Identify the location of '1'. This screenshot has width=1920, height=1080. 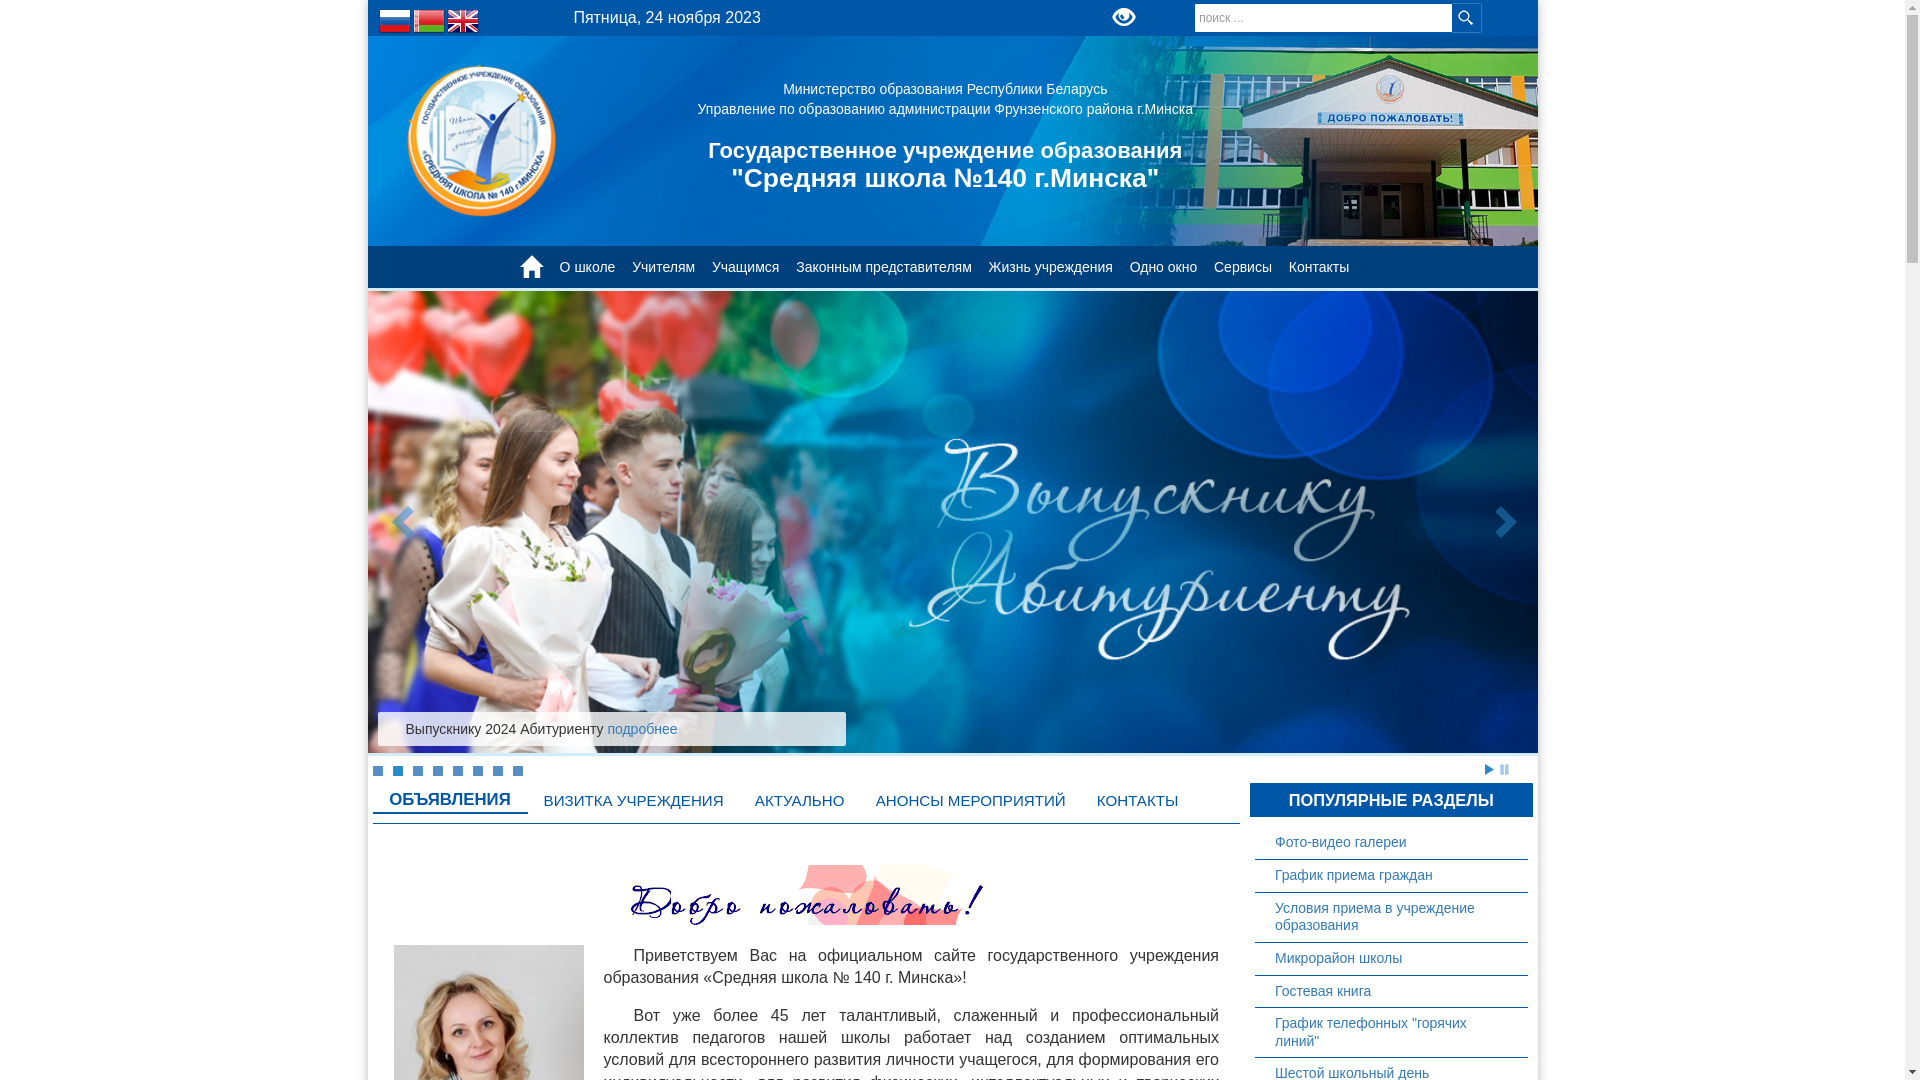
(372, 770).